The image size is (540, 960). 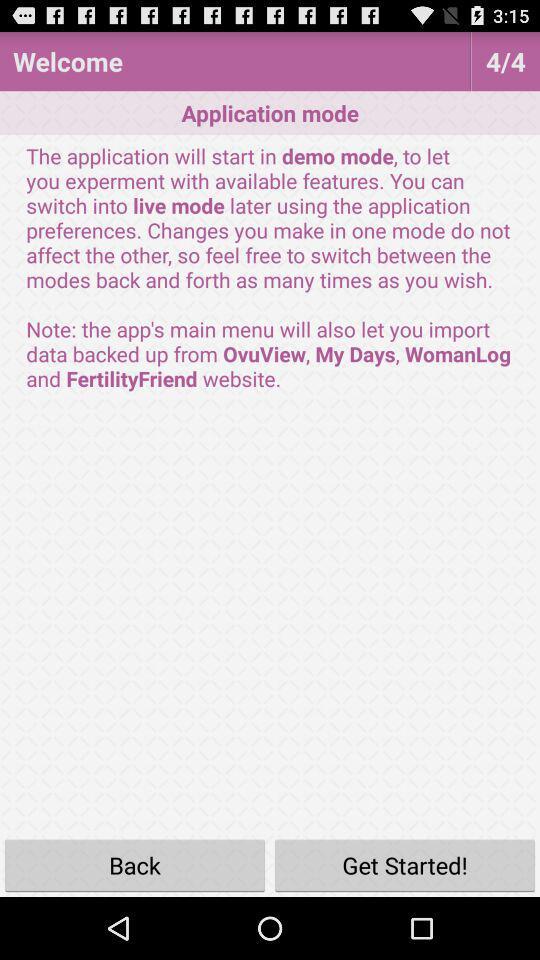 What do you see at coordinates (405, 864) in the screenshot?
I see `app below the the application will icon` at bounding box center [405, 864].